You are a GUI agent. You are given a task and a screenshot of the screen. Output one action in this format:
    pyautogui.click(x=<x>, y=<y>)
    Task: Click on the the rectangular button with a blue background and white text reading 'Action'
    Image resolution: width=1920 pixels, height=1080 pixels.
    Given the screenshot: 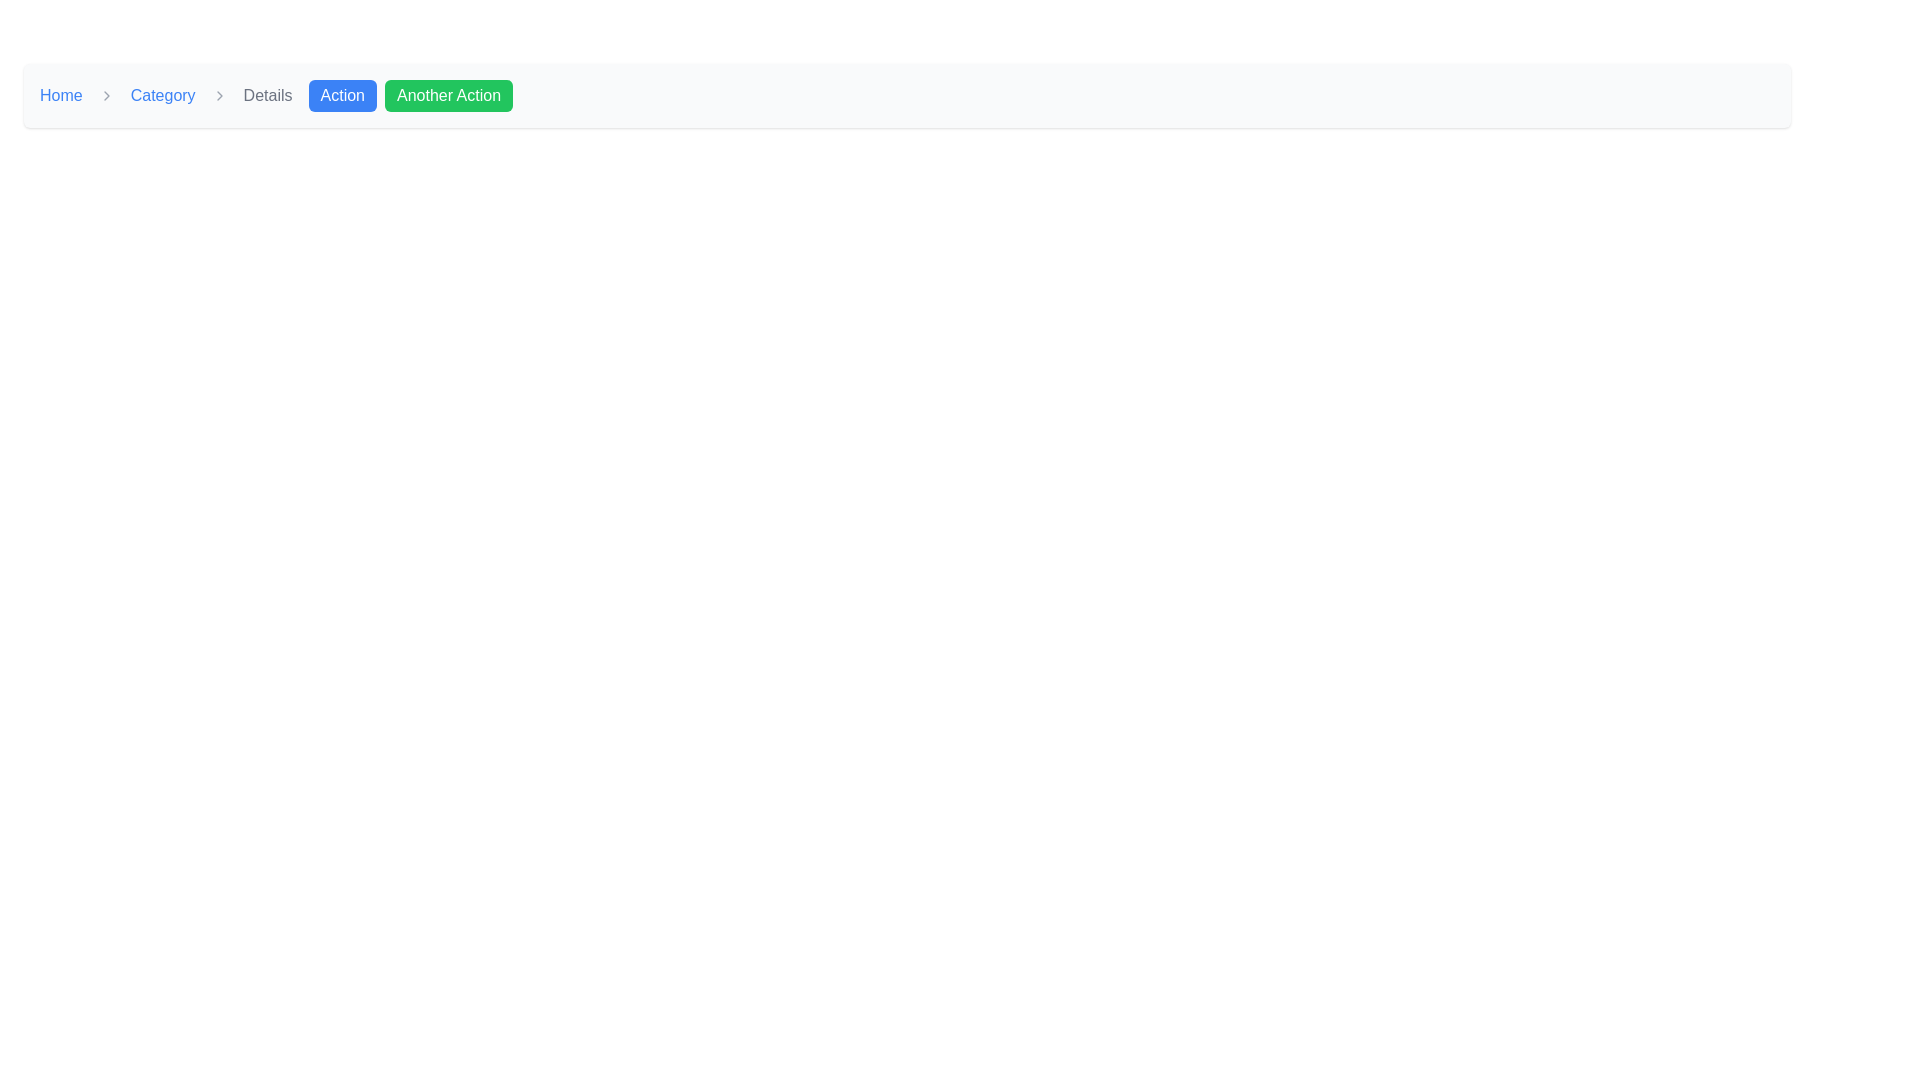 What is the action you would take?
    pyautogui.click(x=342, y=96)
    